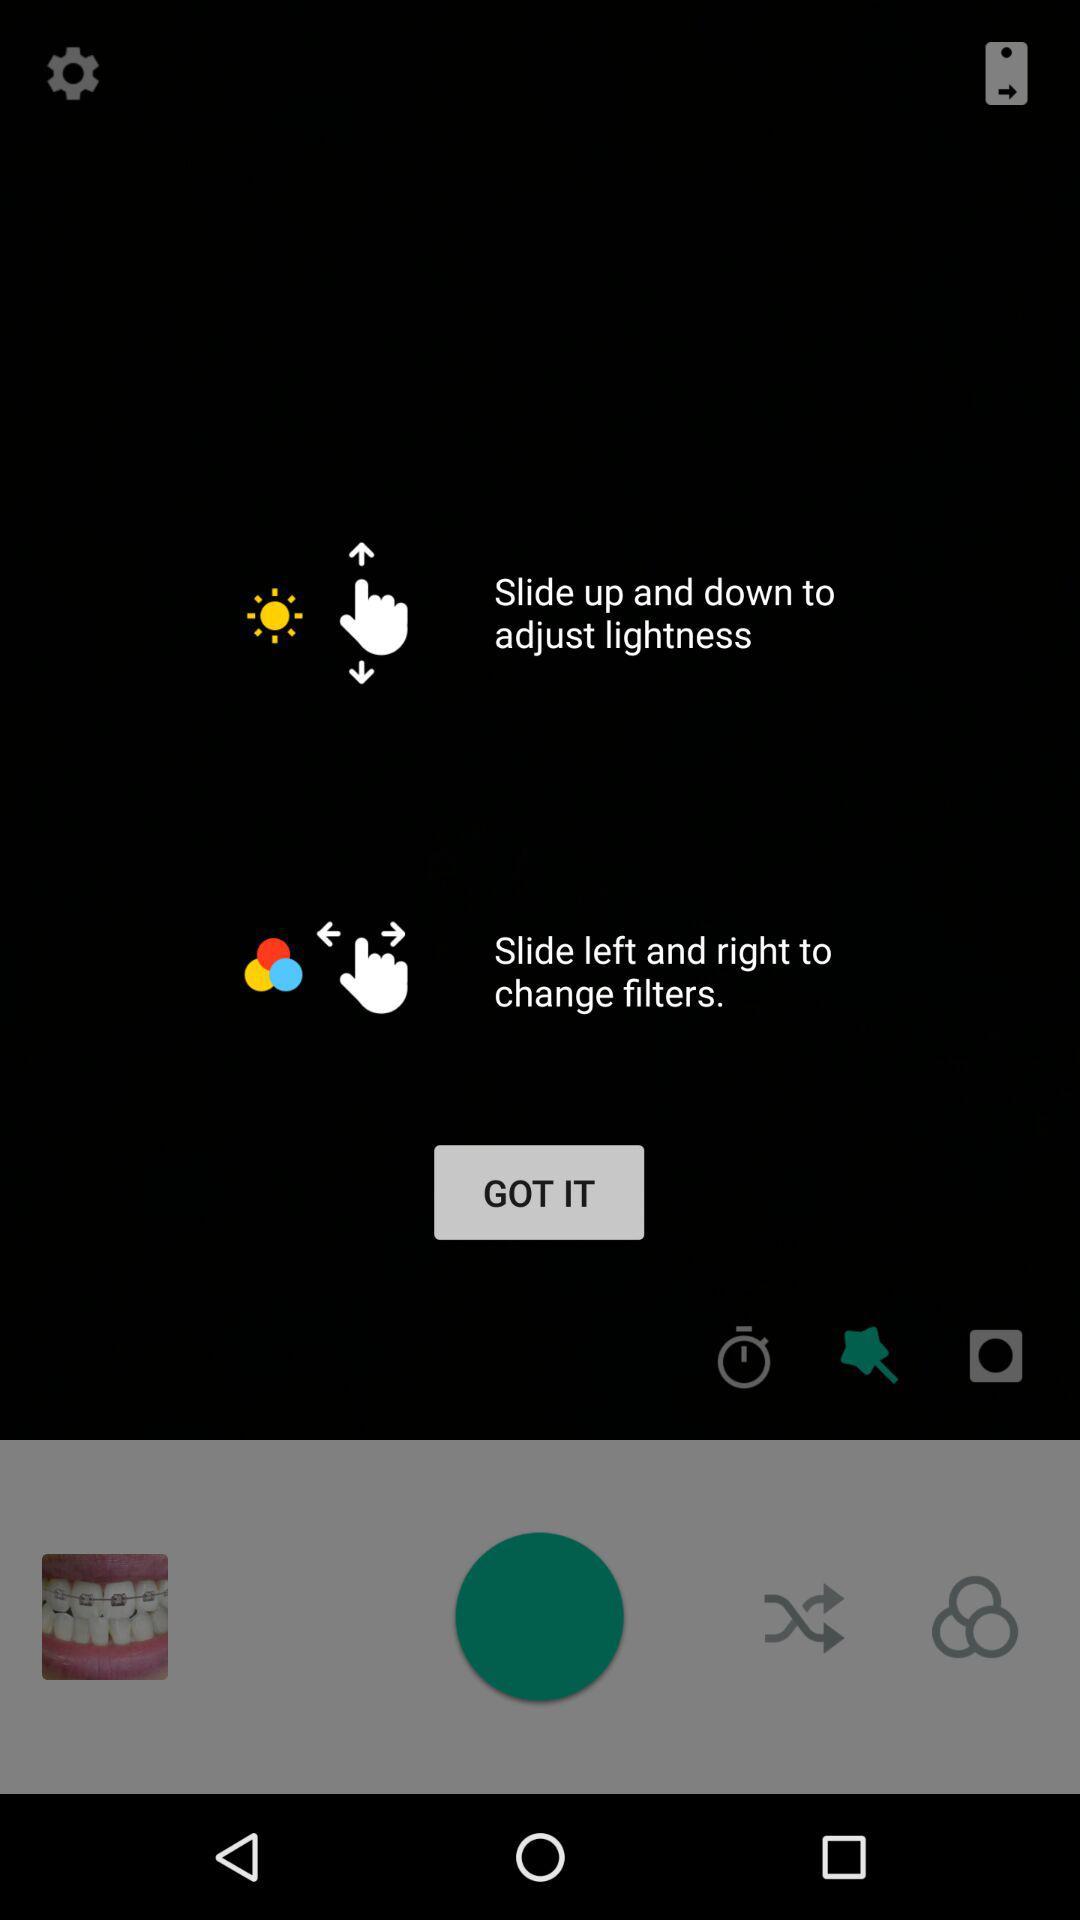 Image resolution: width=1080 pixels, height=1920 pixels. Describe the element at coordinates (995, 1451) in the screenshot. I see `the photo icon` at that location.